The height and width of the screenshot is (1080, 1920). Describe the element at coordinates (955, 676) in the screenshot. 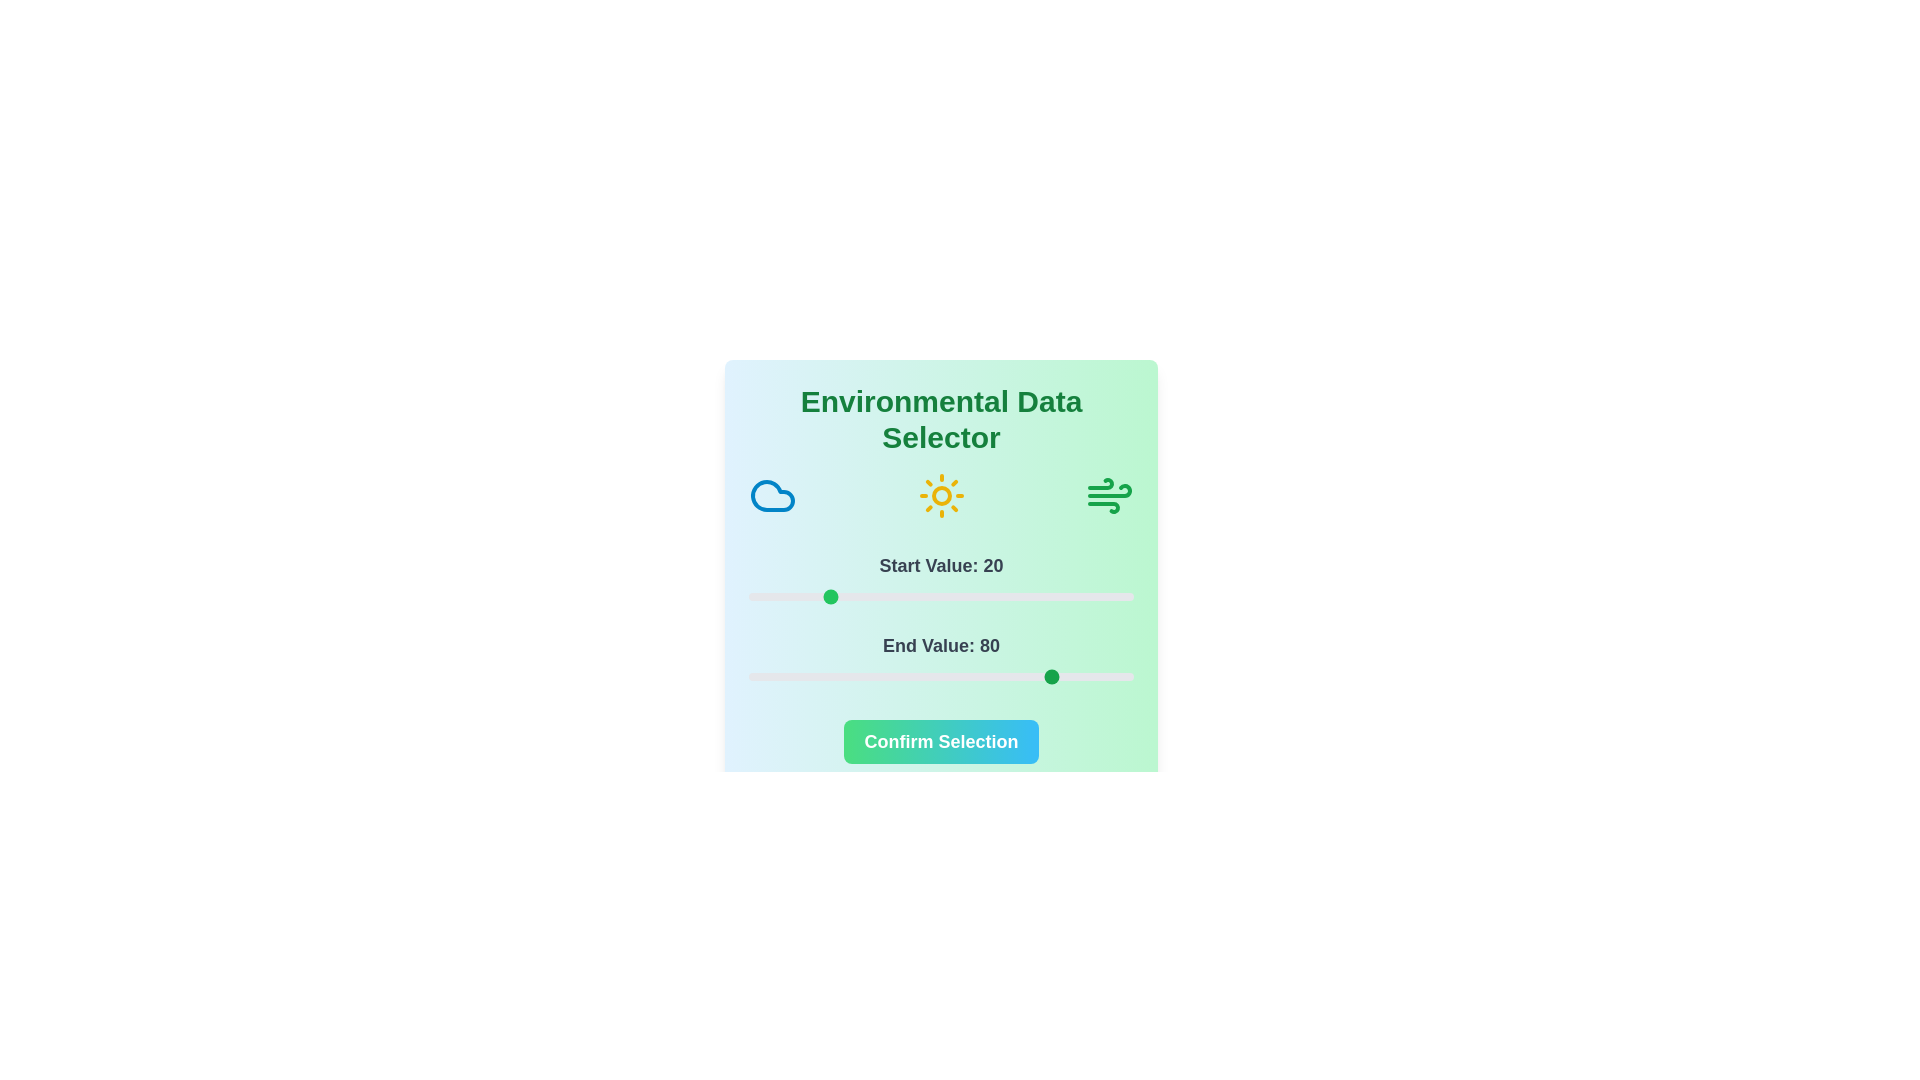

I see `the End Value slider` at that location.